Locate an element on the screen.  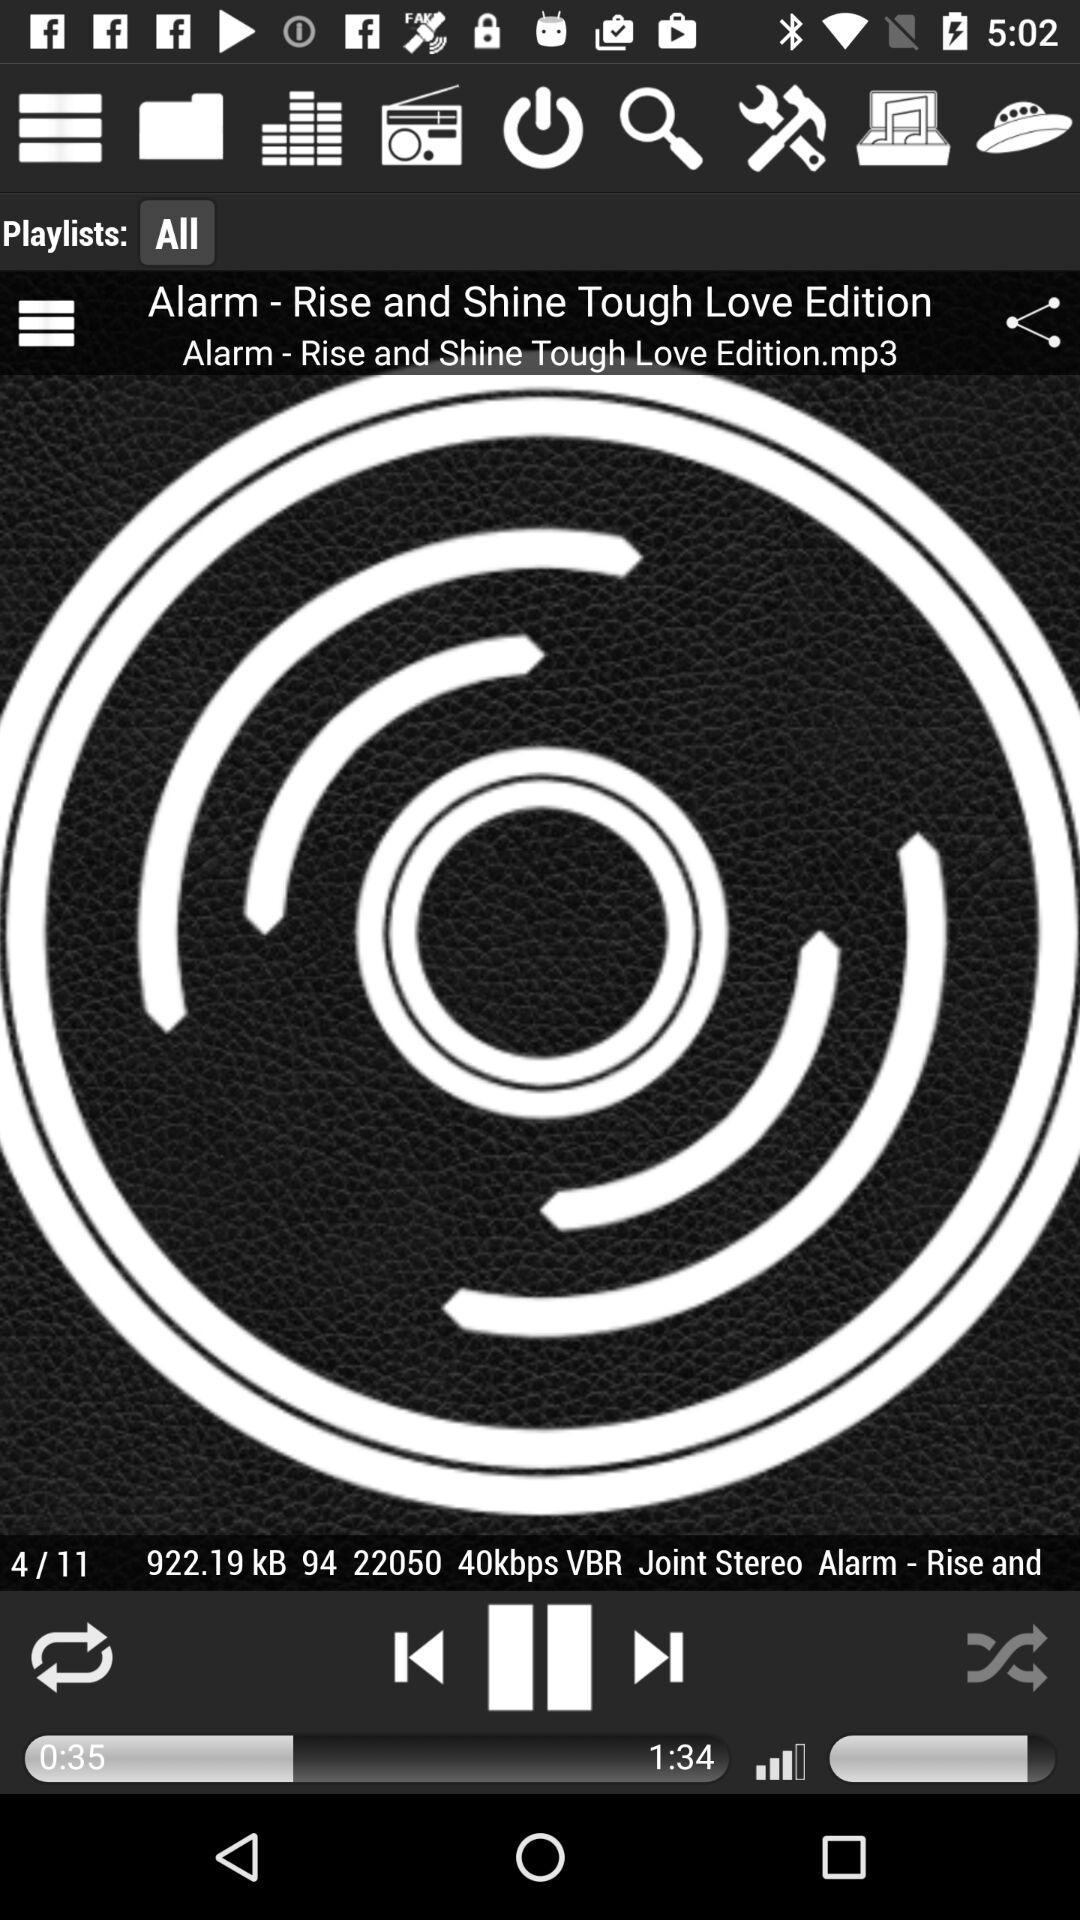
the search icon is located at coordinates (661, 126).